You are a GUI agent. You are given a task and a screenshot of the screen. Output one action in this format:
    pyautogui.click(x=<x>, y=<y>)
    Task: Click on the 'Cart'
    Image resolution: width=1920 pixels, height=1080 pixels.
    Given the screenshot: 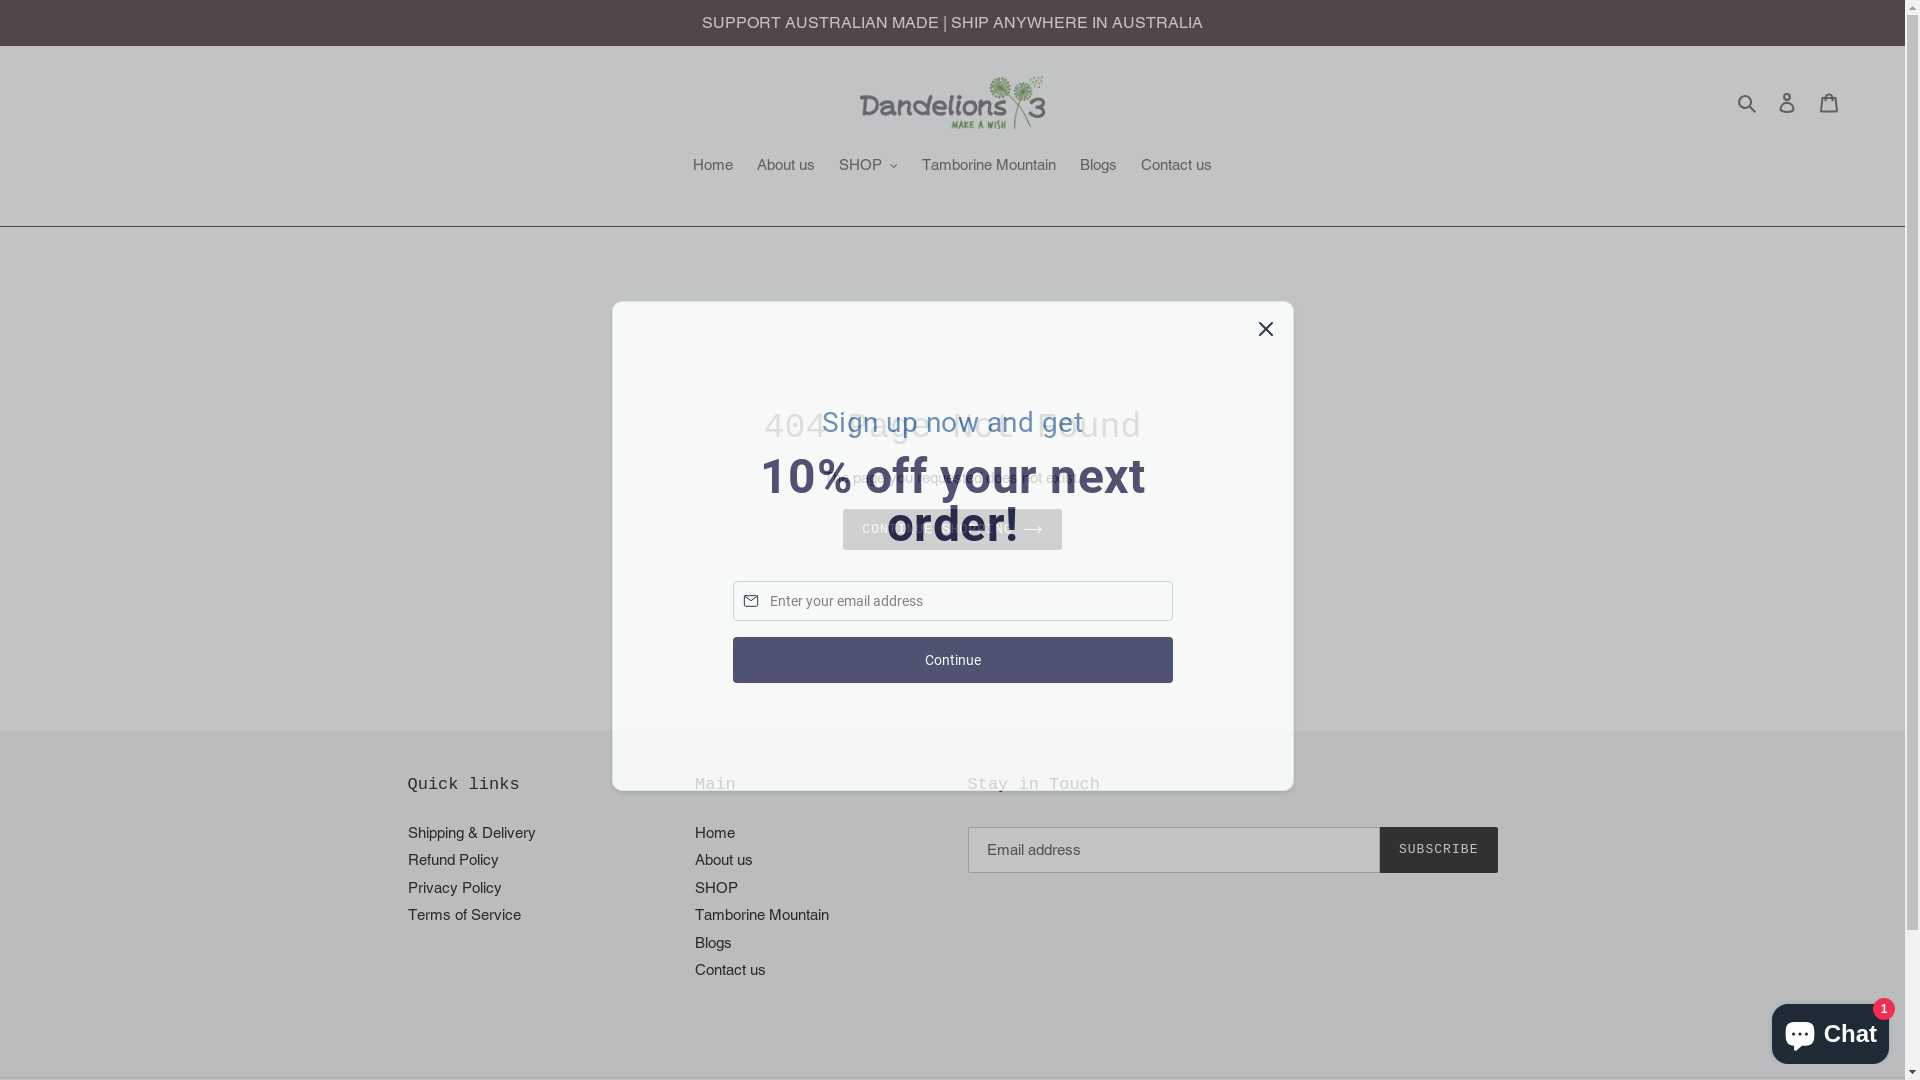 What is the action you would take?
    pyautogui.click(x=1828, y=102)
    